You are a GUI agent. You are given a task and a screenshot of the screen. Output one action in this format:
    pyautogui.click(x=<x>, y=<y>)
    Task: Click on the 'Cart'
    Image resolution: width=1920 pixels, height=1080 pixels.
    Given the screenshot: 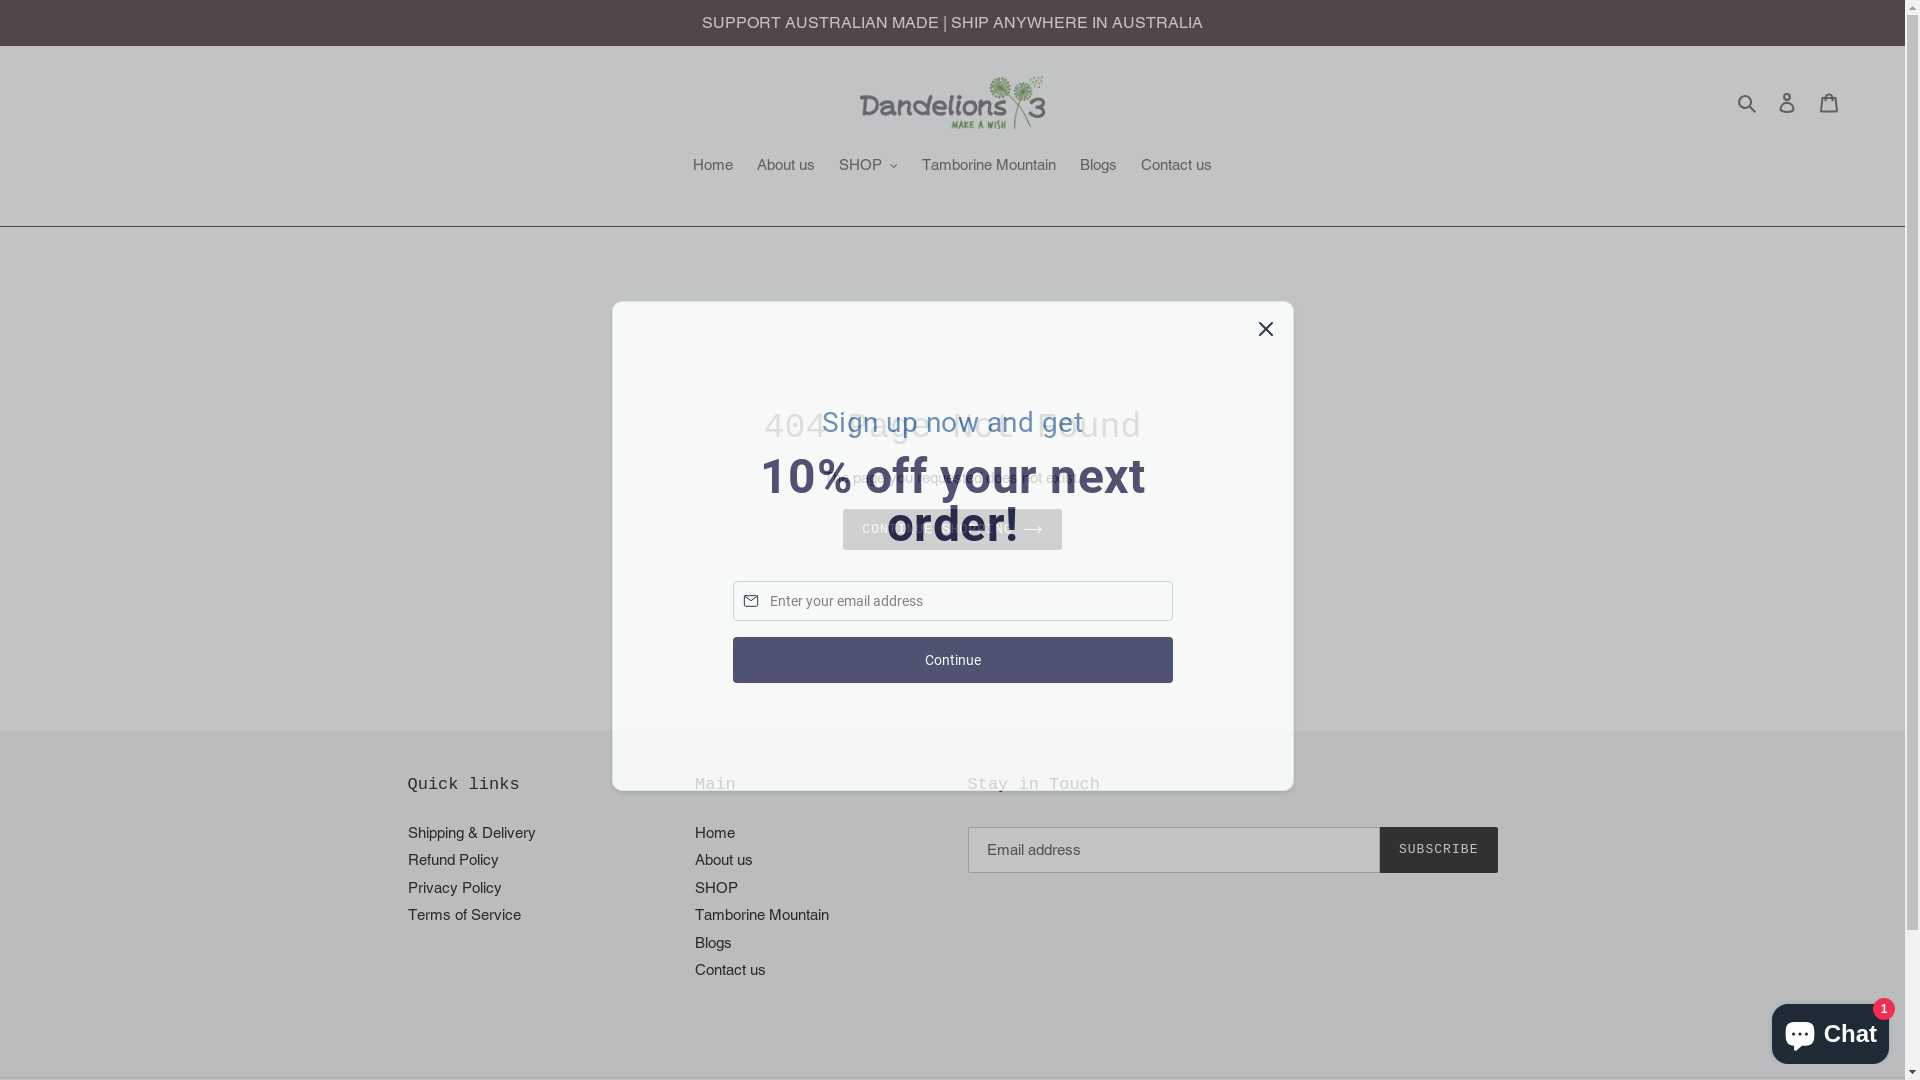 What is the action you would take?
    pyautogui.click(x=1828, y=102)
    